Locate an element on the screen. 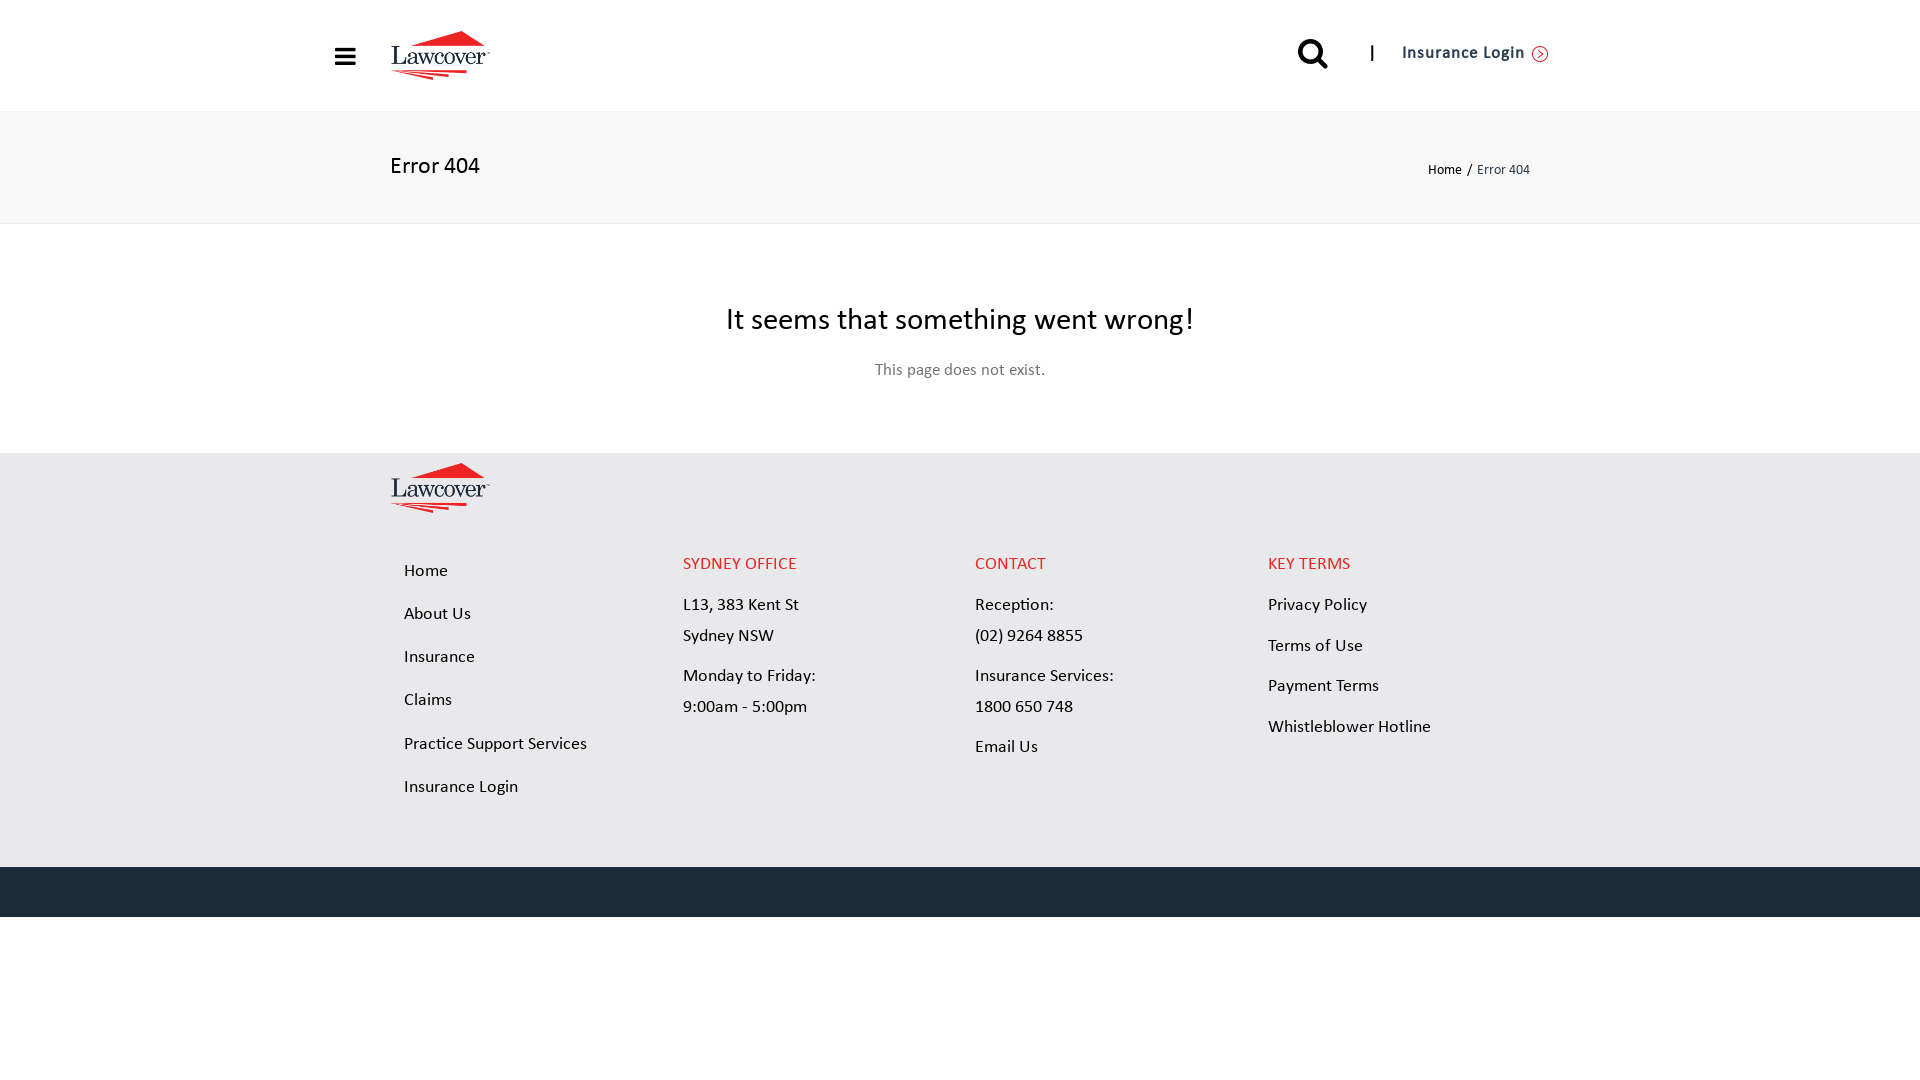 This screenshot has height=1080, width=1920. 'Privacy Policy' is located at coordinates (1317, 604).